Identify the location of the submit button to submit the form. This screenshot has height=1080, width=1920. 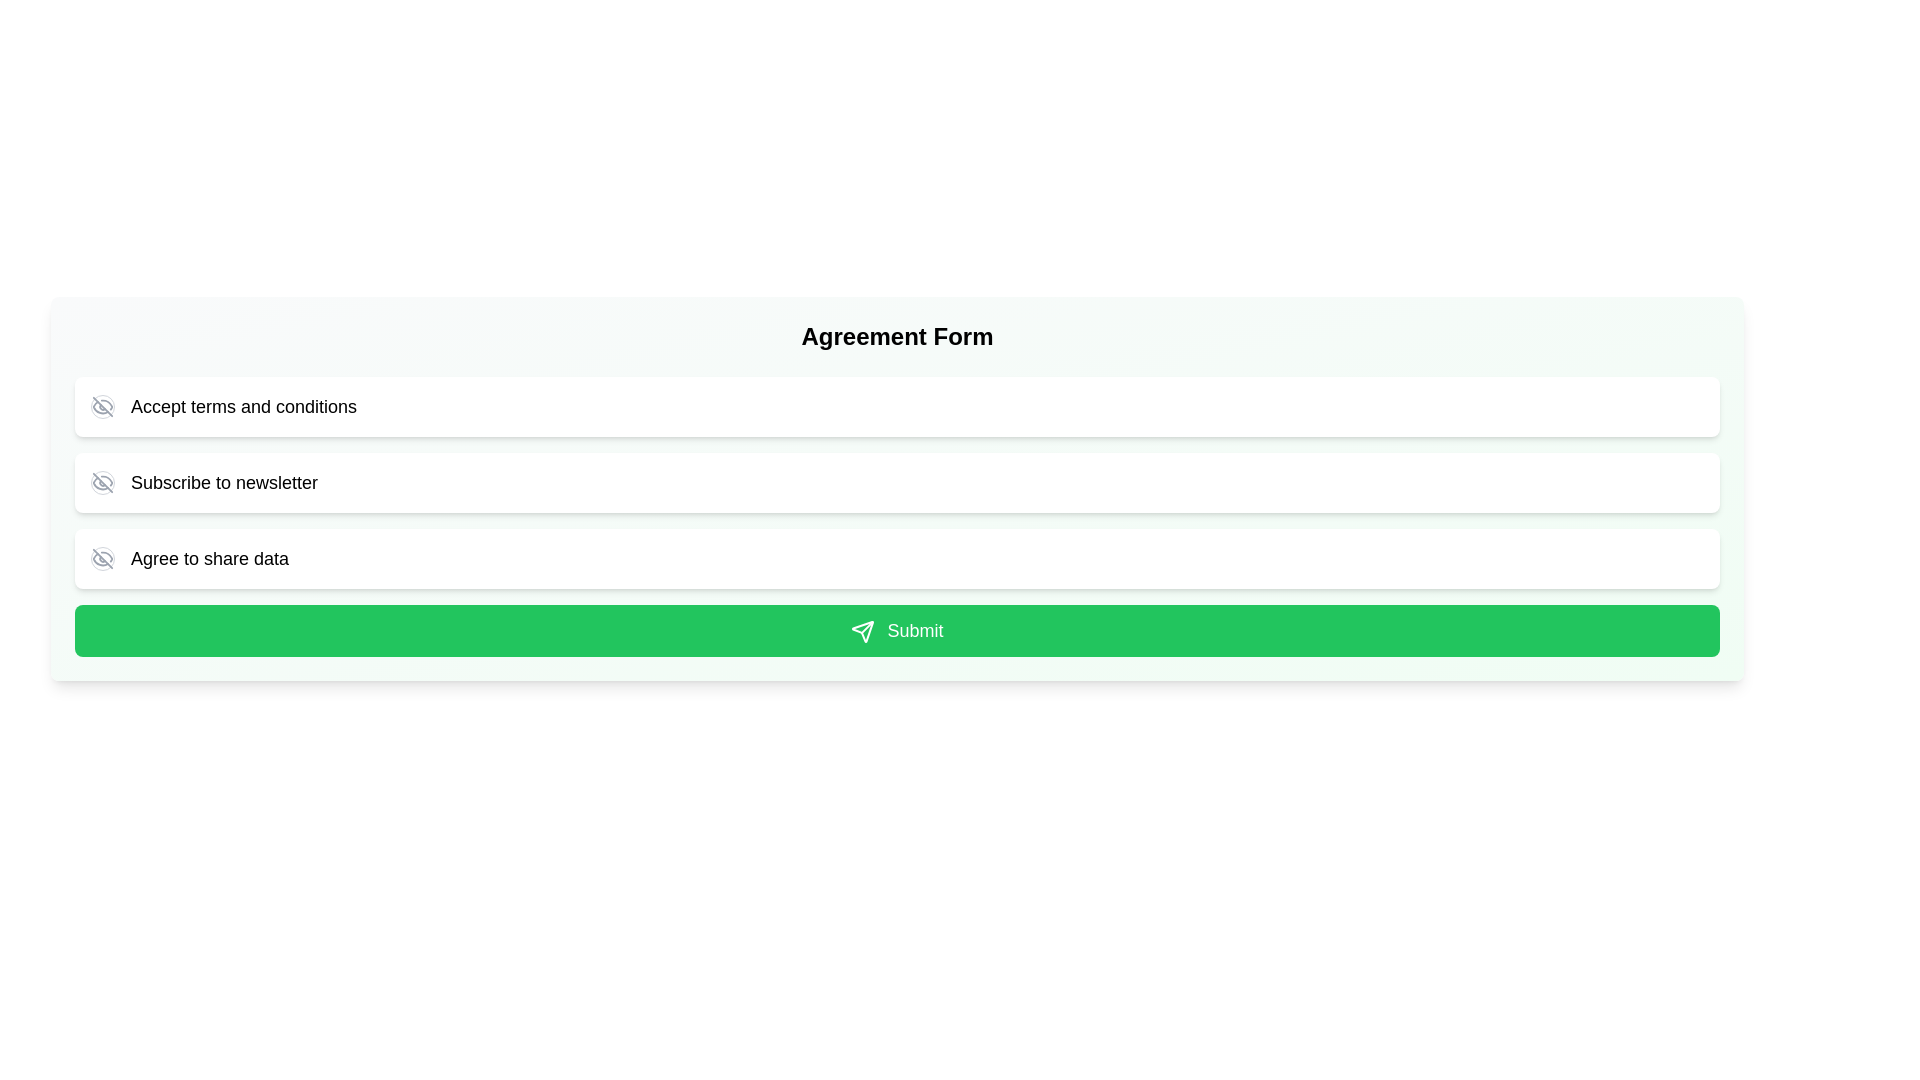
(896, 631).